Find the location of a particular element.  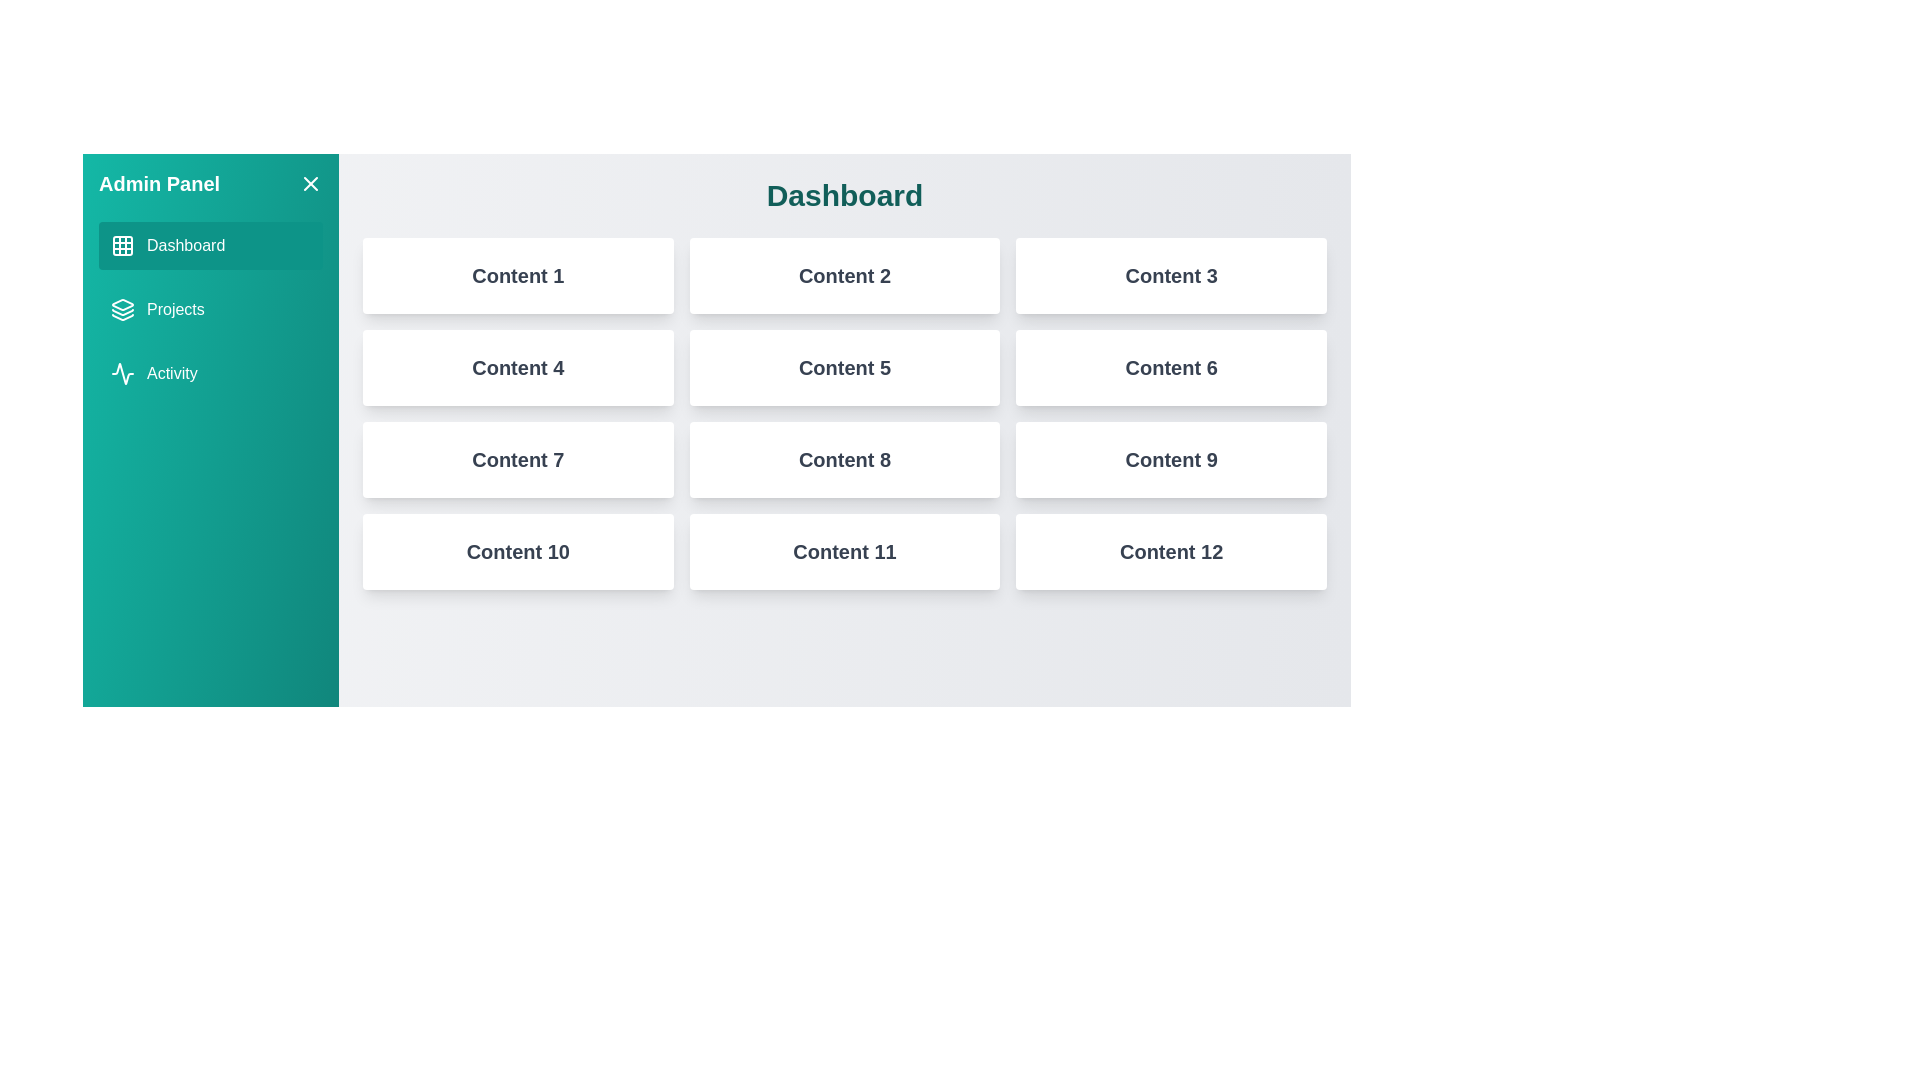

close button on the side navigation drawer to toggle it closed is located at coordinates (310, 184).